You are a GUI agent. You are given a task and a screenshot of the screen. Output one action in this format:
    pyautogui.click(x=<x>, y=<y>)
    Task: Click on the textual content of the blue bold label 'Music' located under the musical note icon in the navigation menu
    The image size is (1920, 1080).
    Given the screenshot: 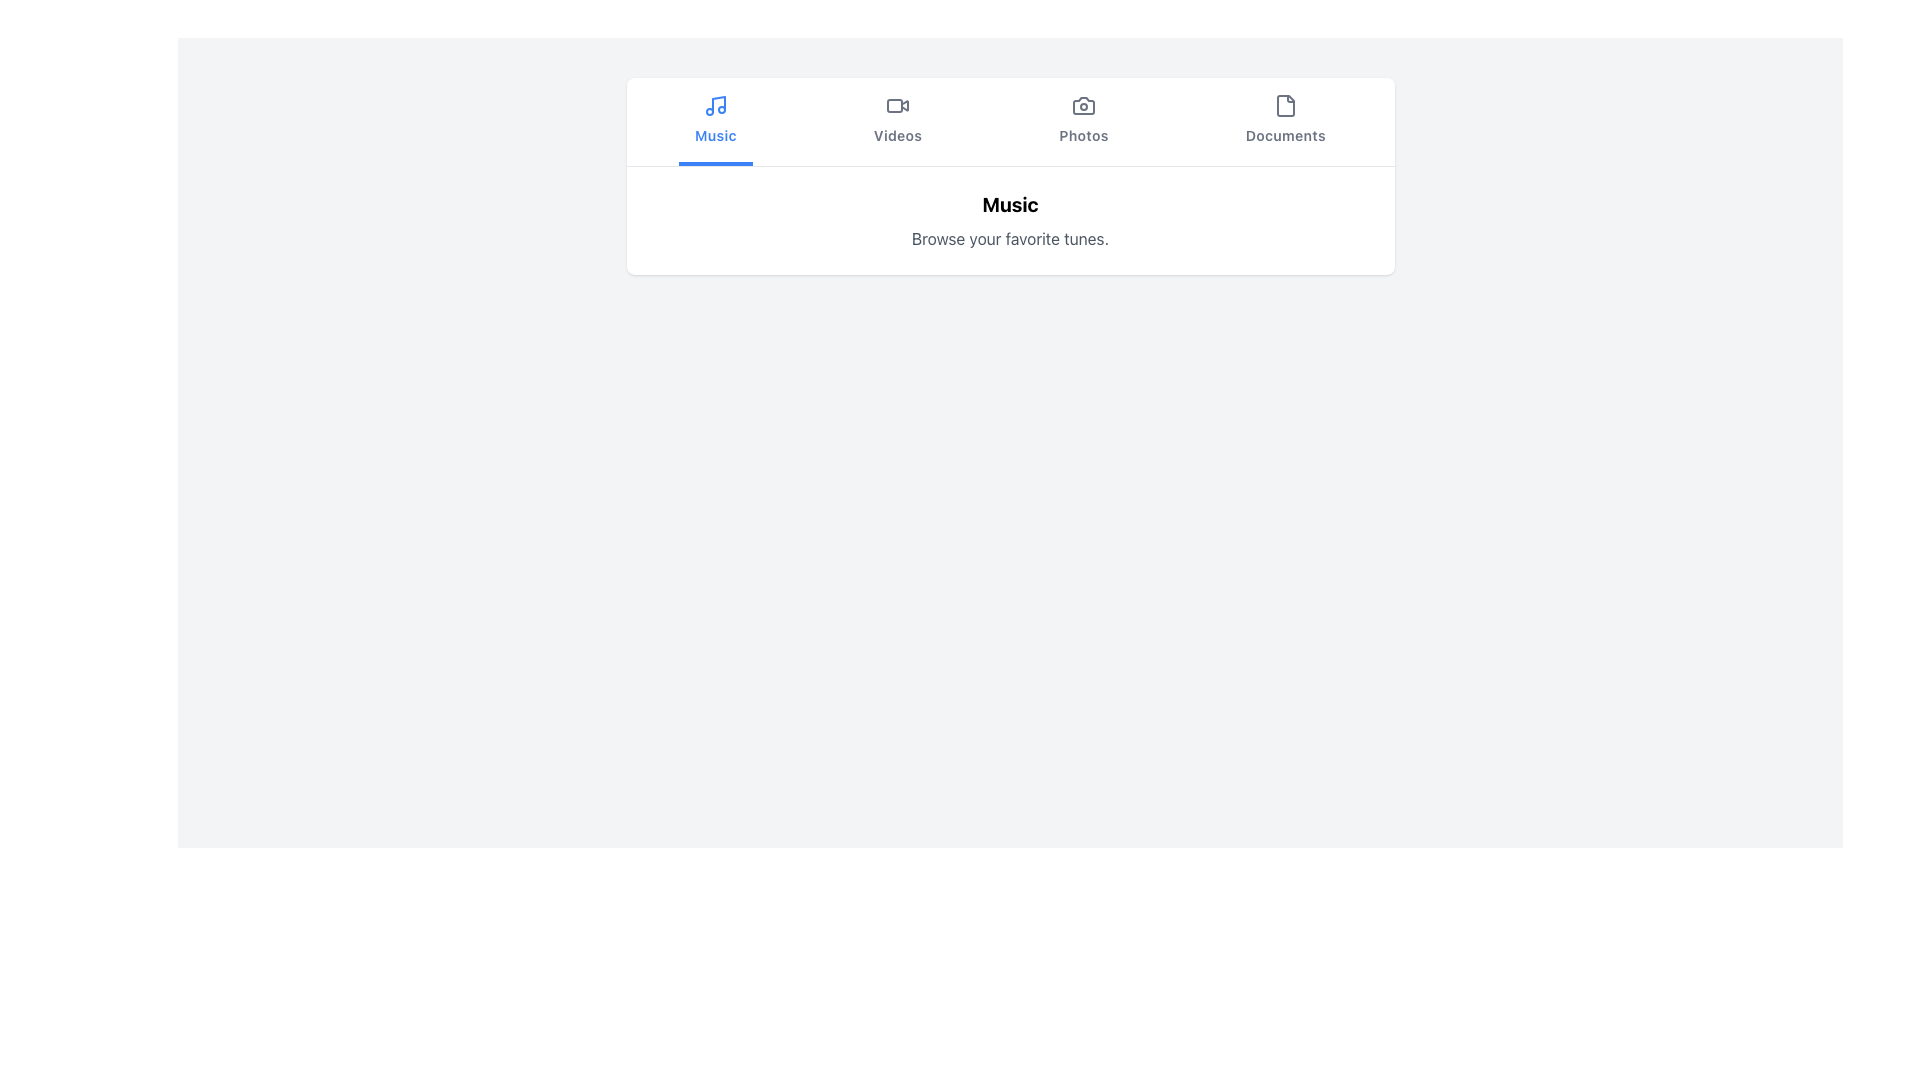 What is the action you would take?
    pyautogui.click(x=715, y=135)
    